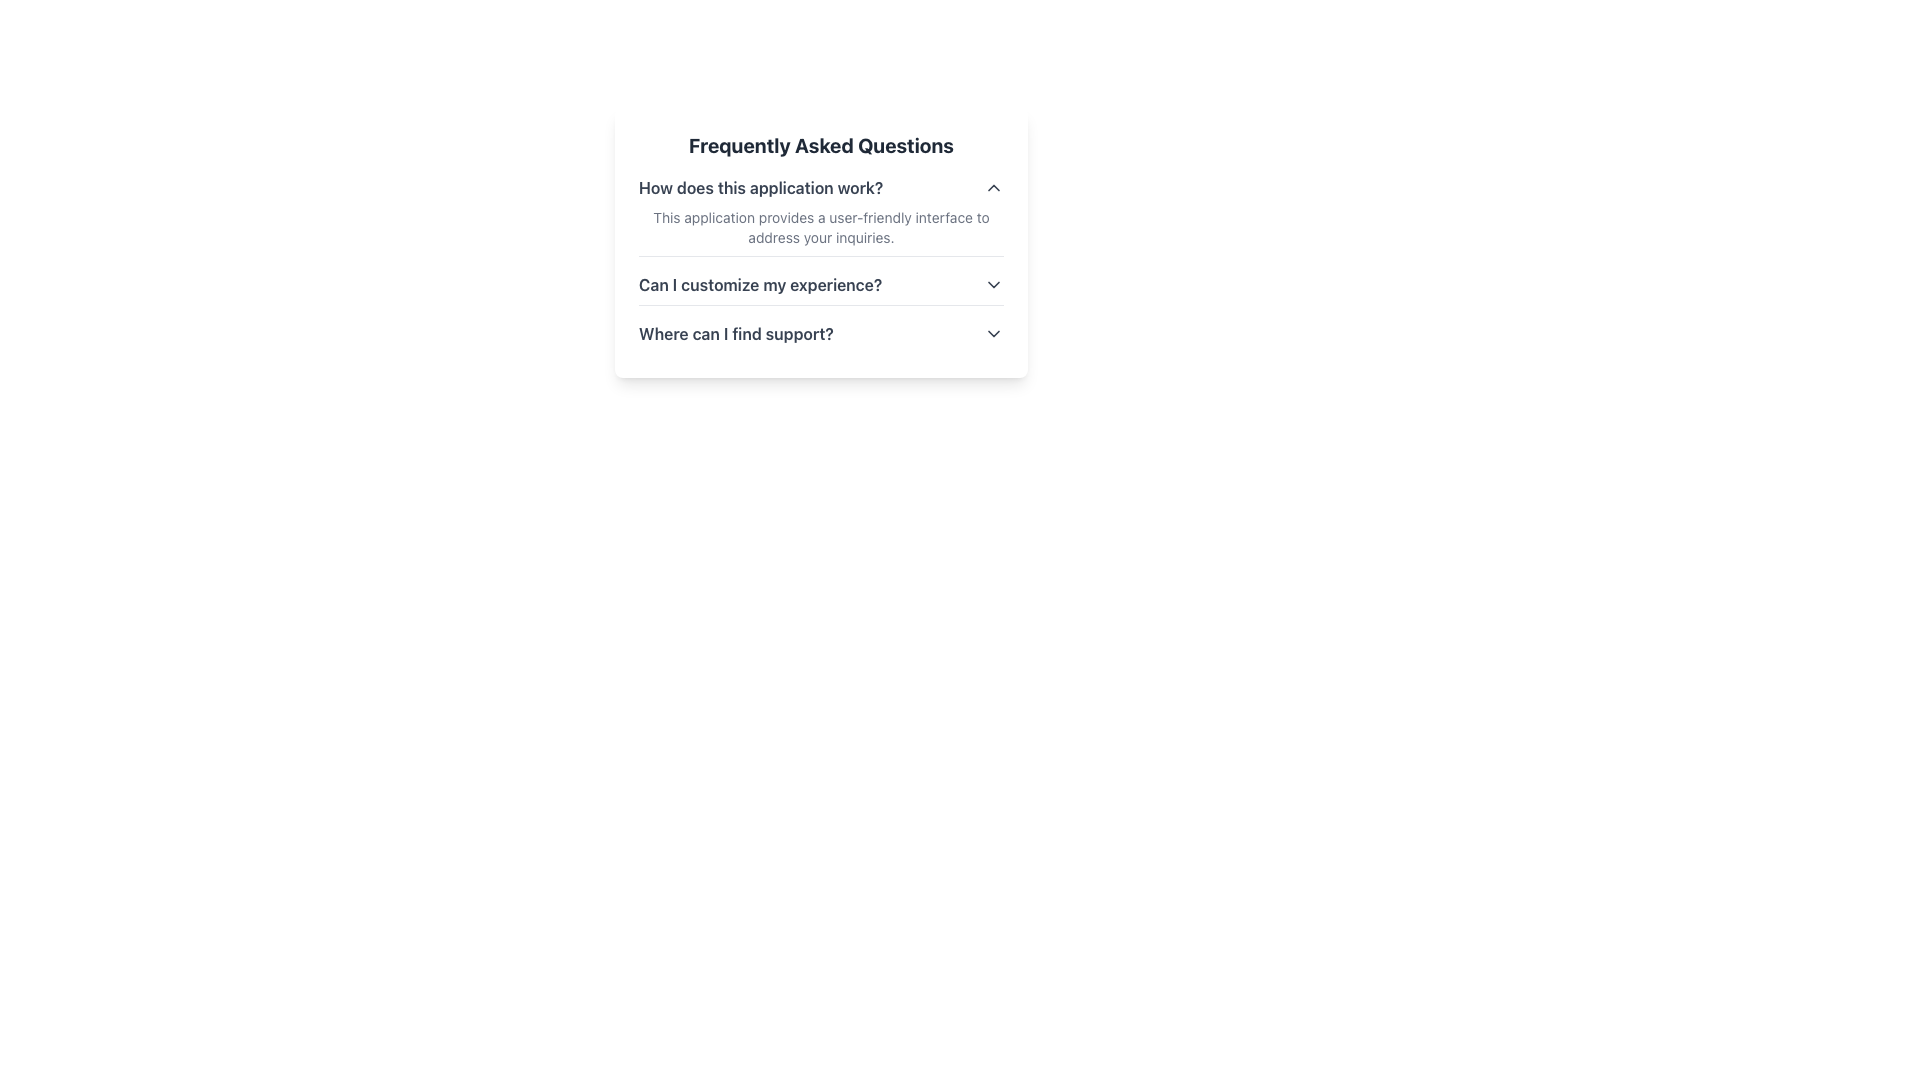 This screenshot has width=1920, height=1080. Describe the element at coordinates (760, 188) in the screenshot. I see `text element that serves as a question or heading in the FAQ section, located at the top of the FAQ block` at that location.